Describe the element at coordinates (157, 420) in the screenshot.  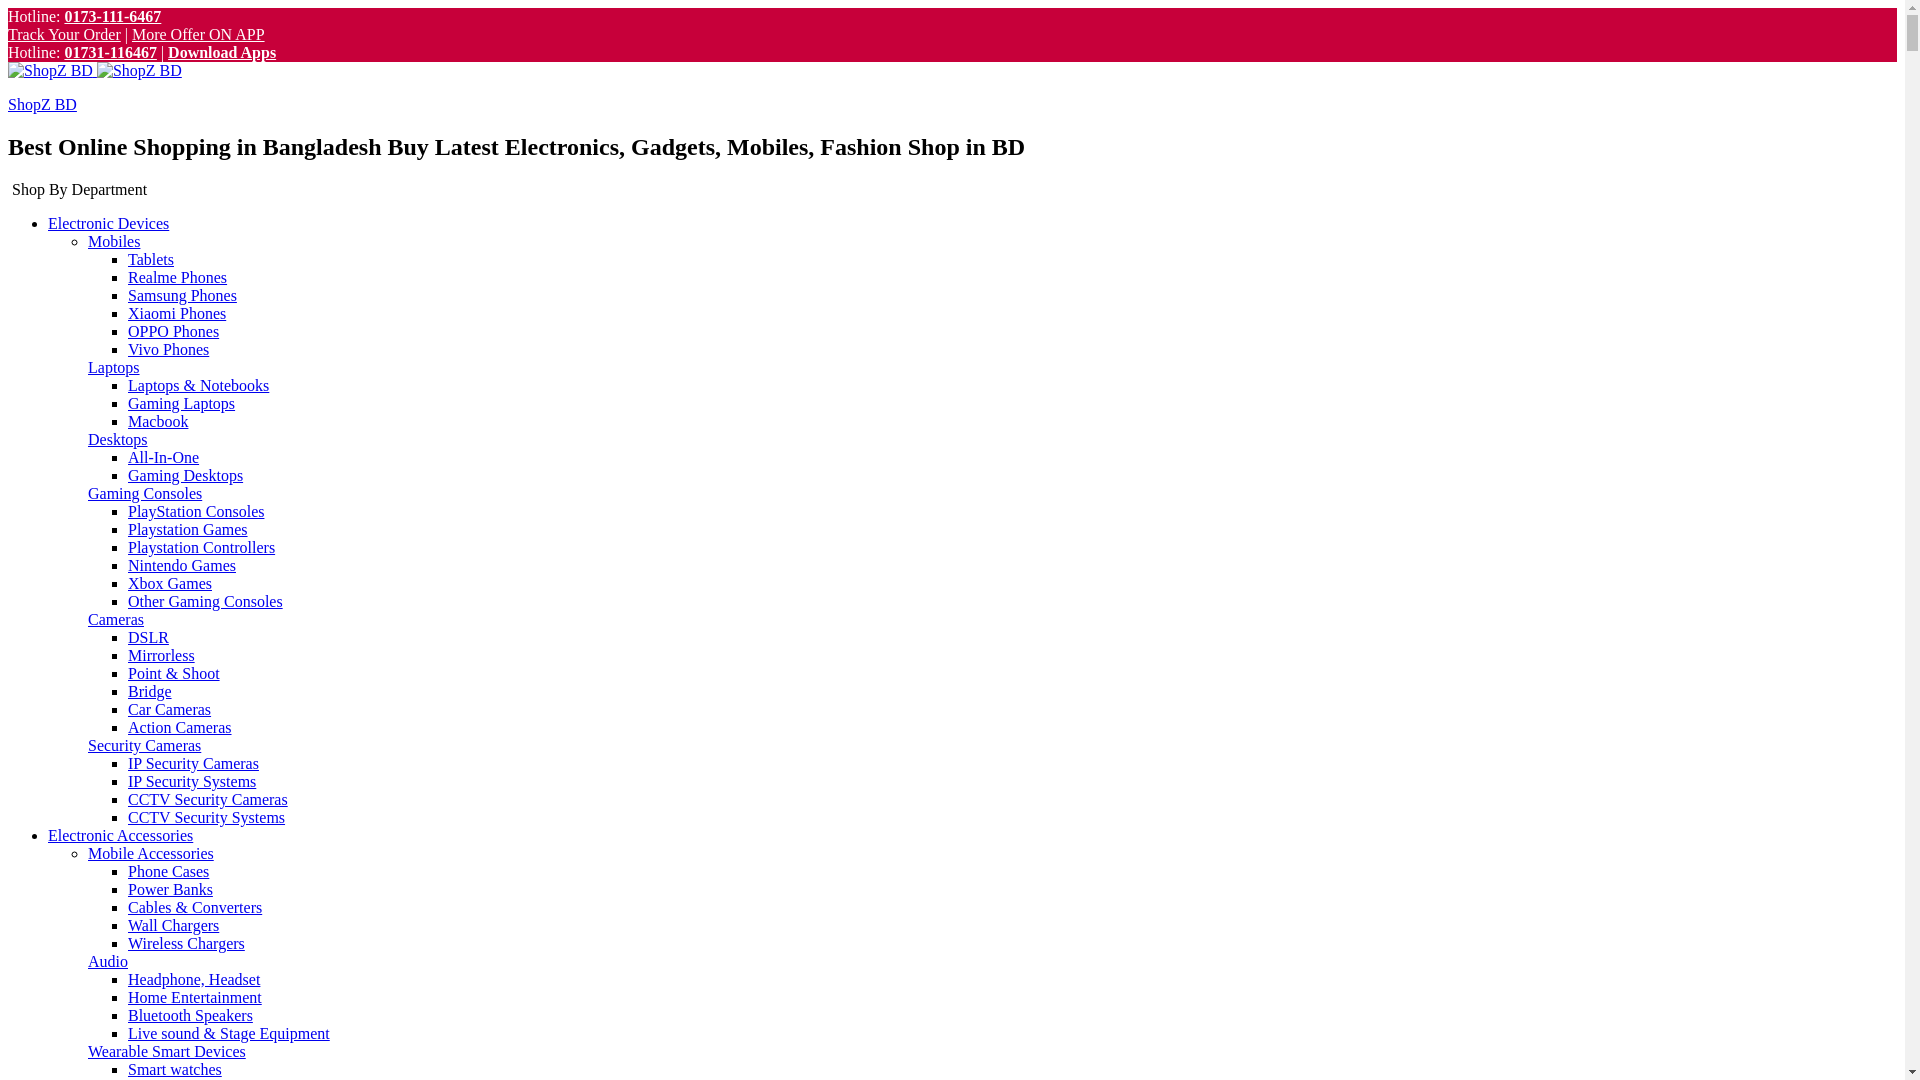
I see `'Macbook'` at that location.